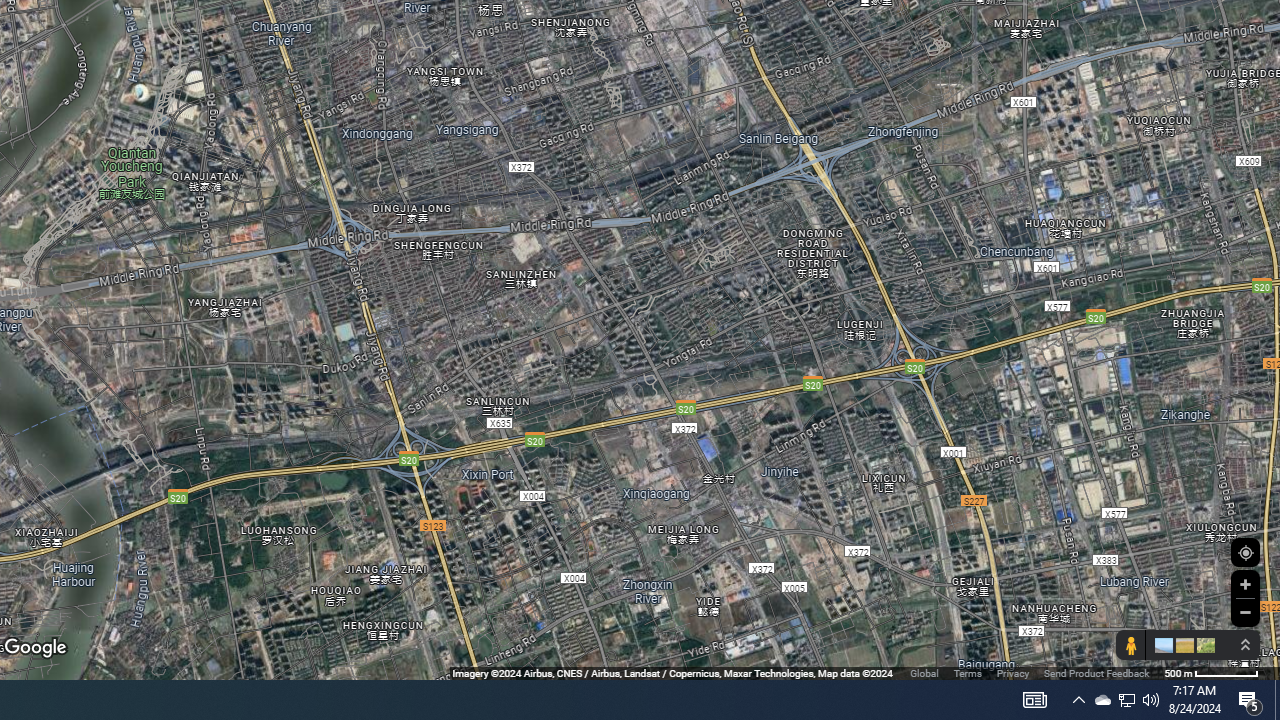  What do you see at coordinates (1244, 552) in the screenshot?
I see `'Show Your Location'` at bounding box center [1244, 552].